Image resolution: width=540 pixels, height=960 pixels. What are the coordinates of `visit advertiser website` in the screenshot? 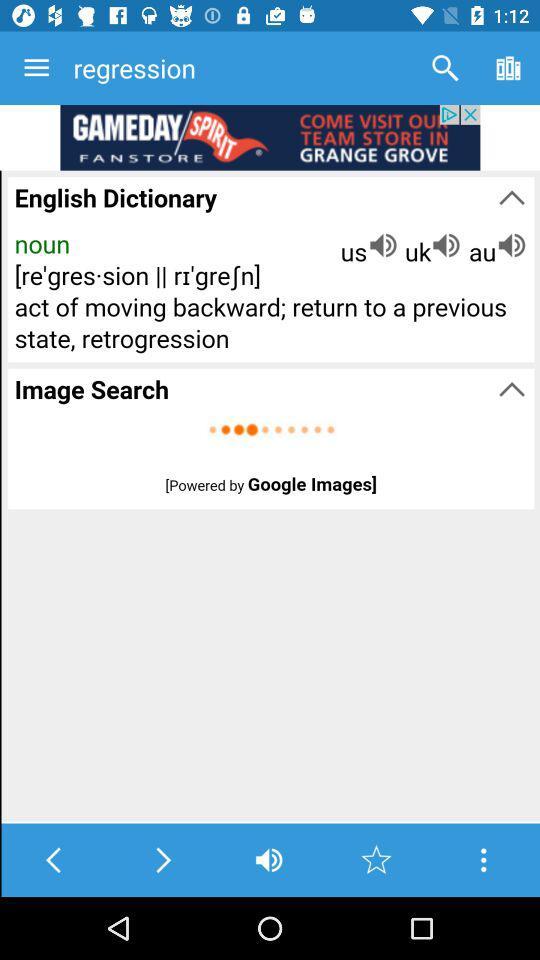 It's located at (270, 136).